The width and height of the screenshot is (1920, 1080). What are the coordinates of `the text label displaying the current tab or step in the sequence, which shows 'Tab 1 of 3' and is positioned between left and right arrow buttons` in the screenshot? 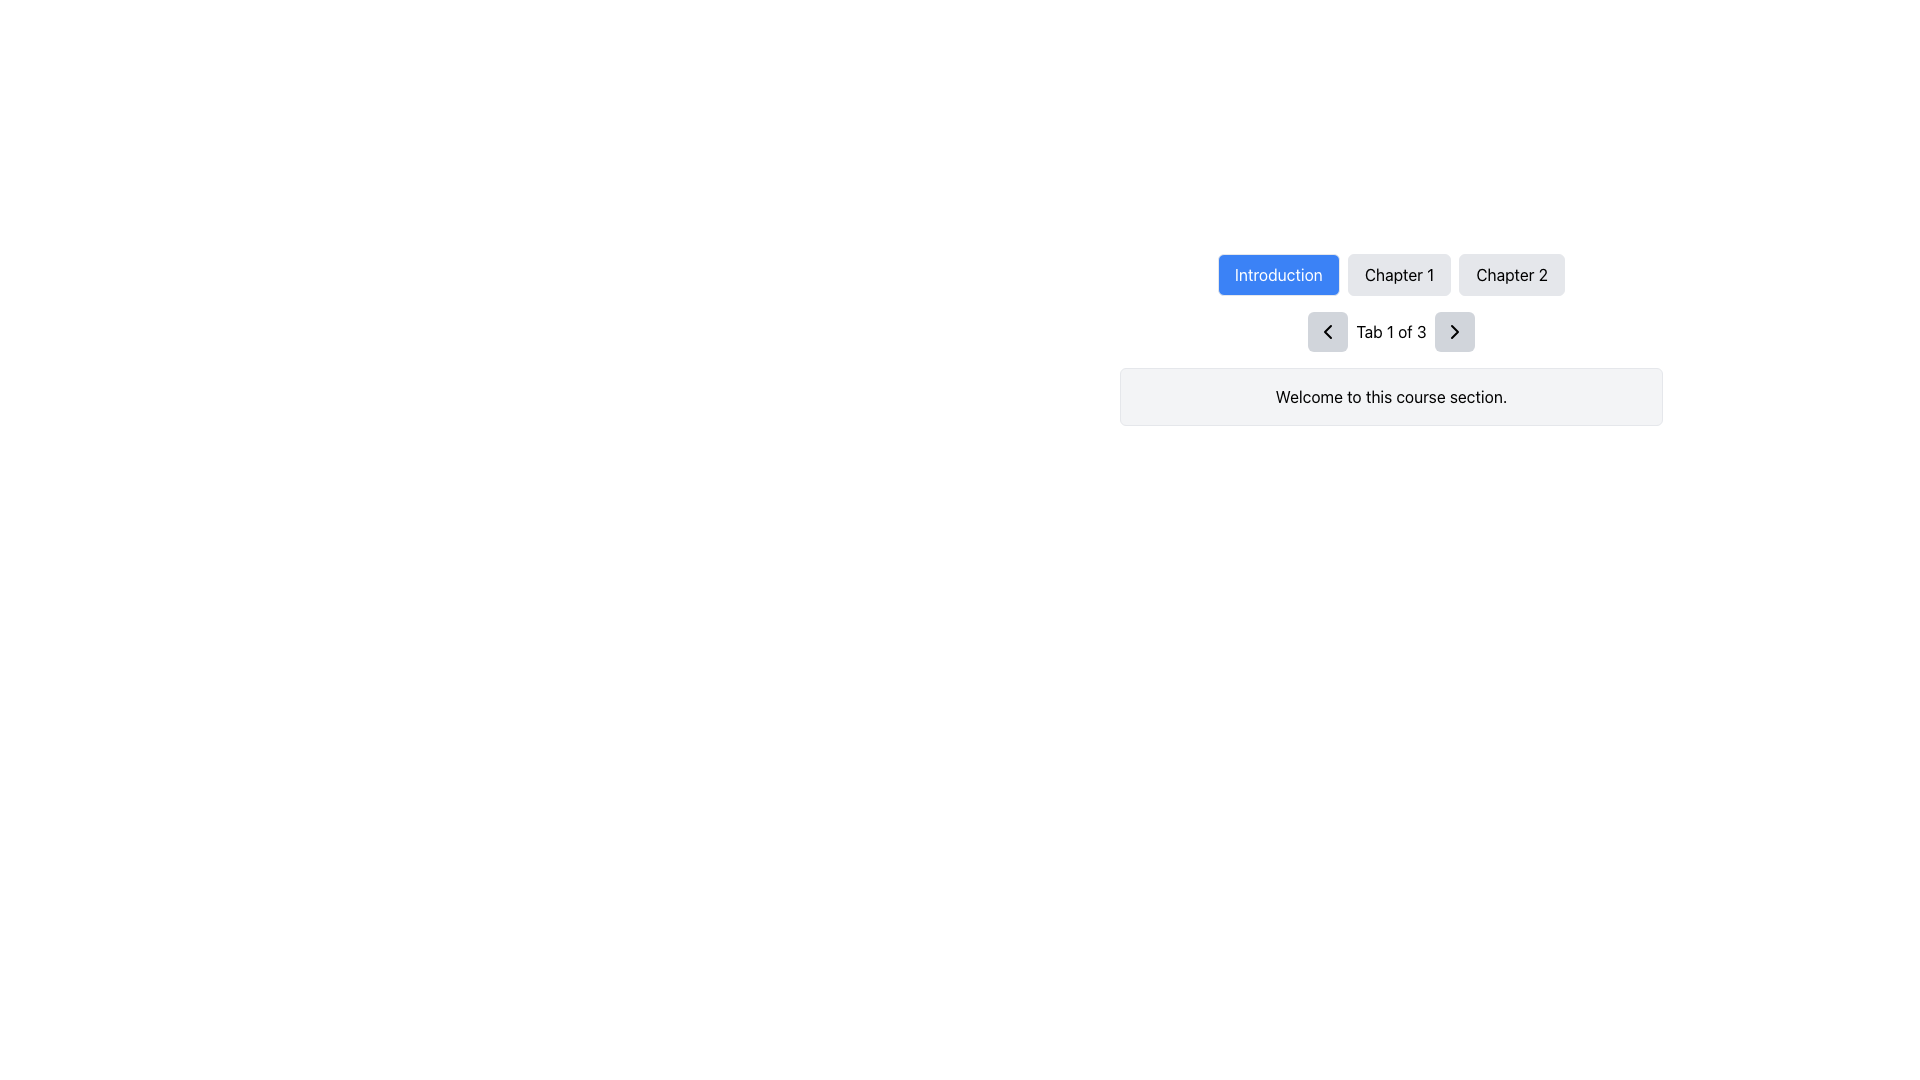 It's located at (1390, 330).